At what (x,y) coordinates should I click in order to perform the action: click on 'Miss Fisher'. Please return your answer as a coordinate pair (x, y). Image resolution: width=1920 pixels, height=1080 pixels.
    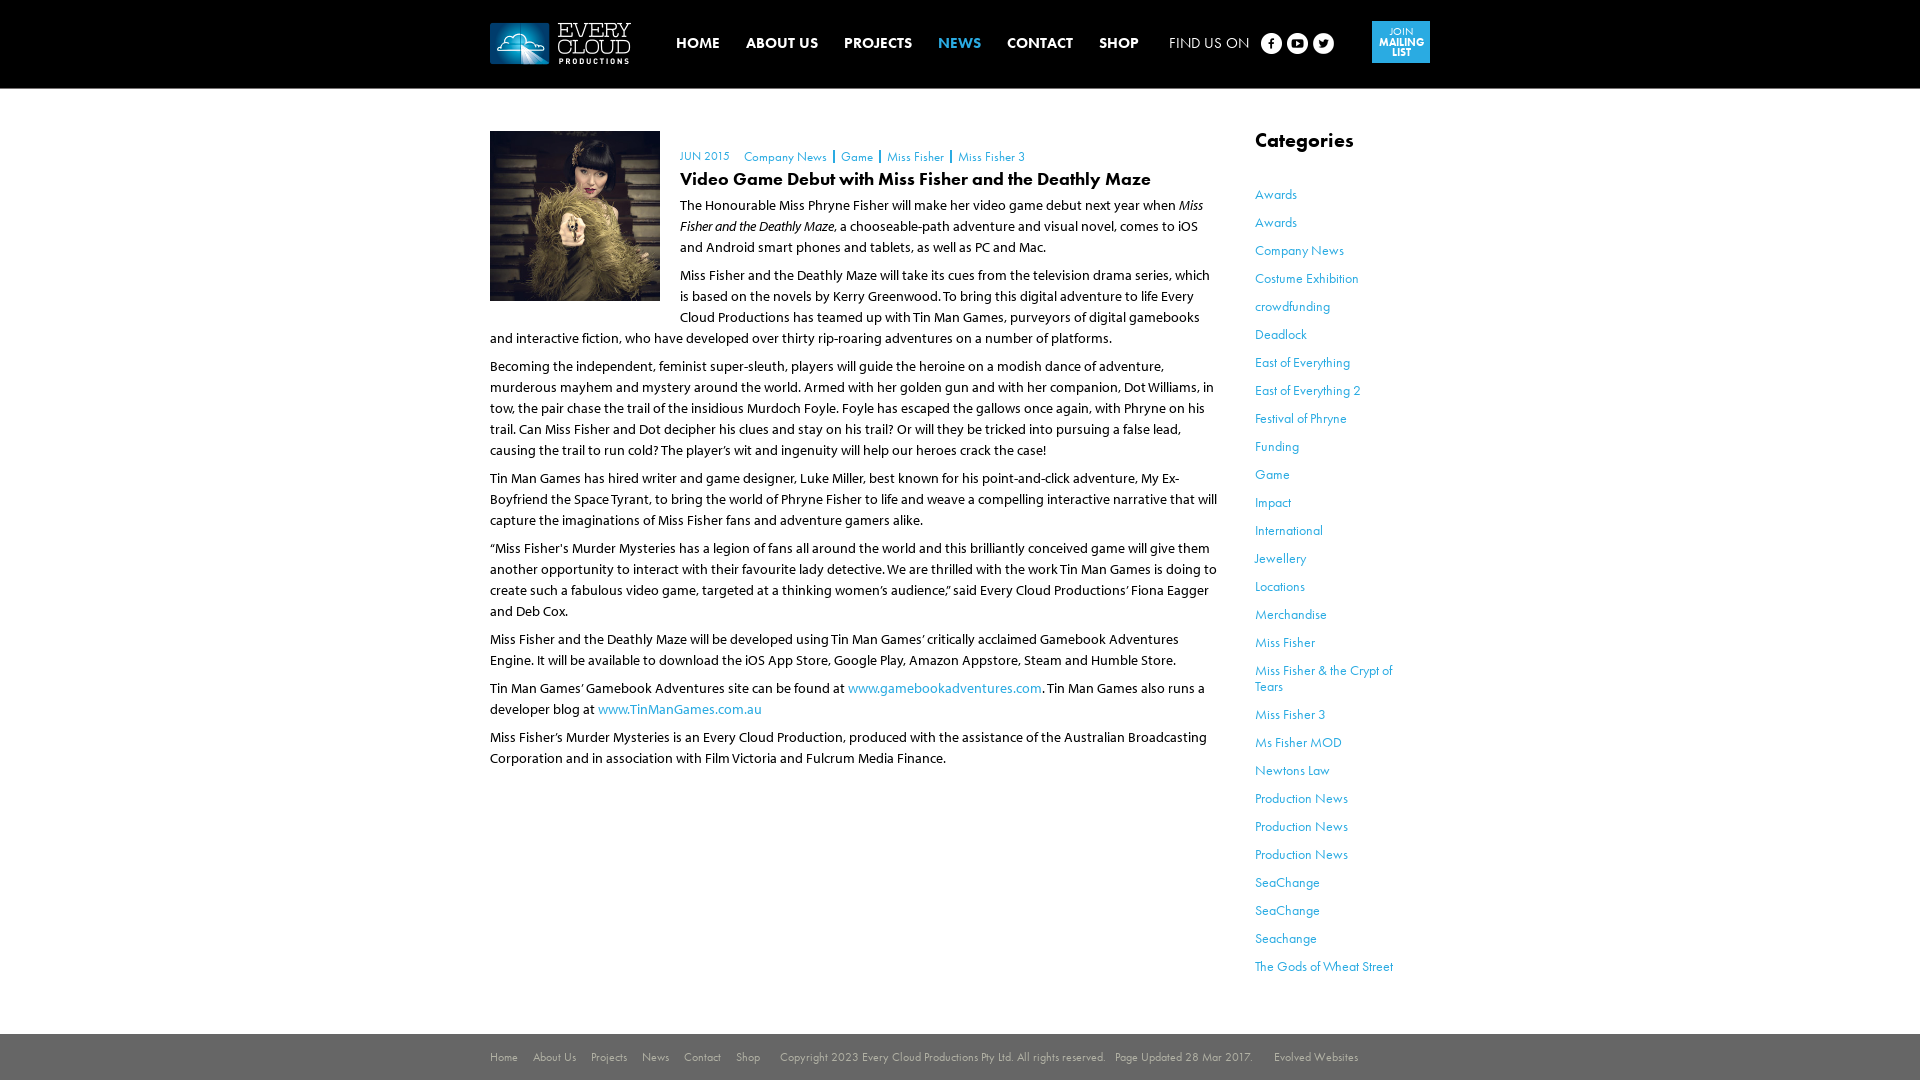
    Looking at the image, I should click on (1285, 641).